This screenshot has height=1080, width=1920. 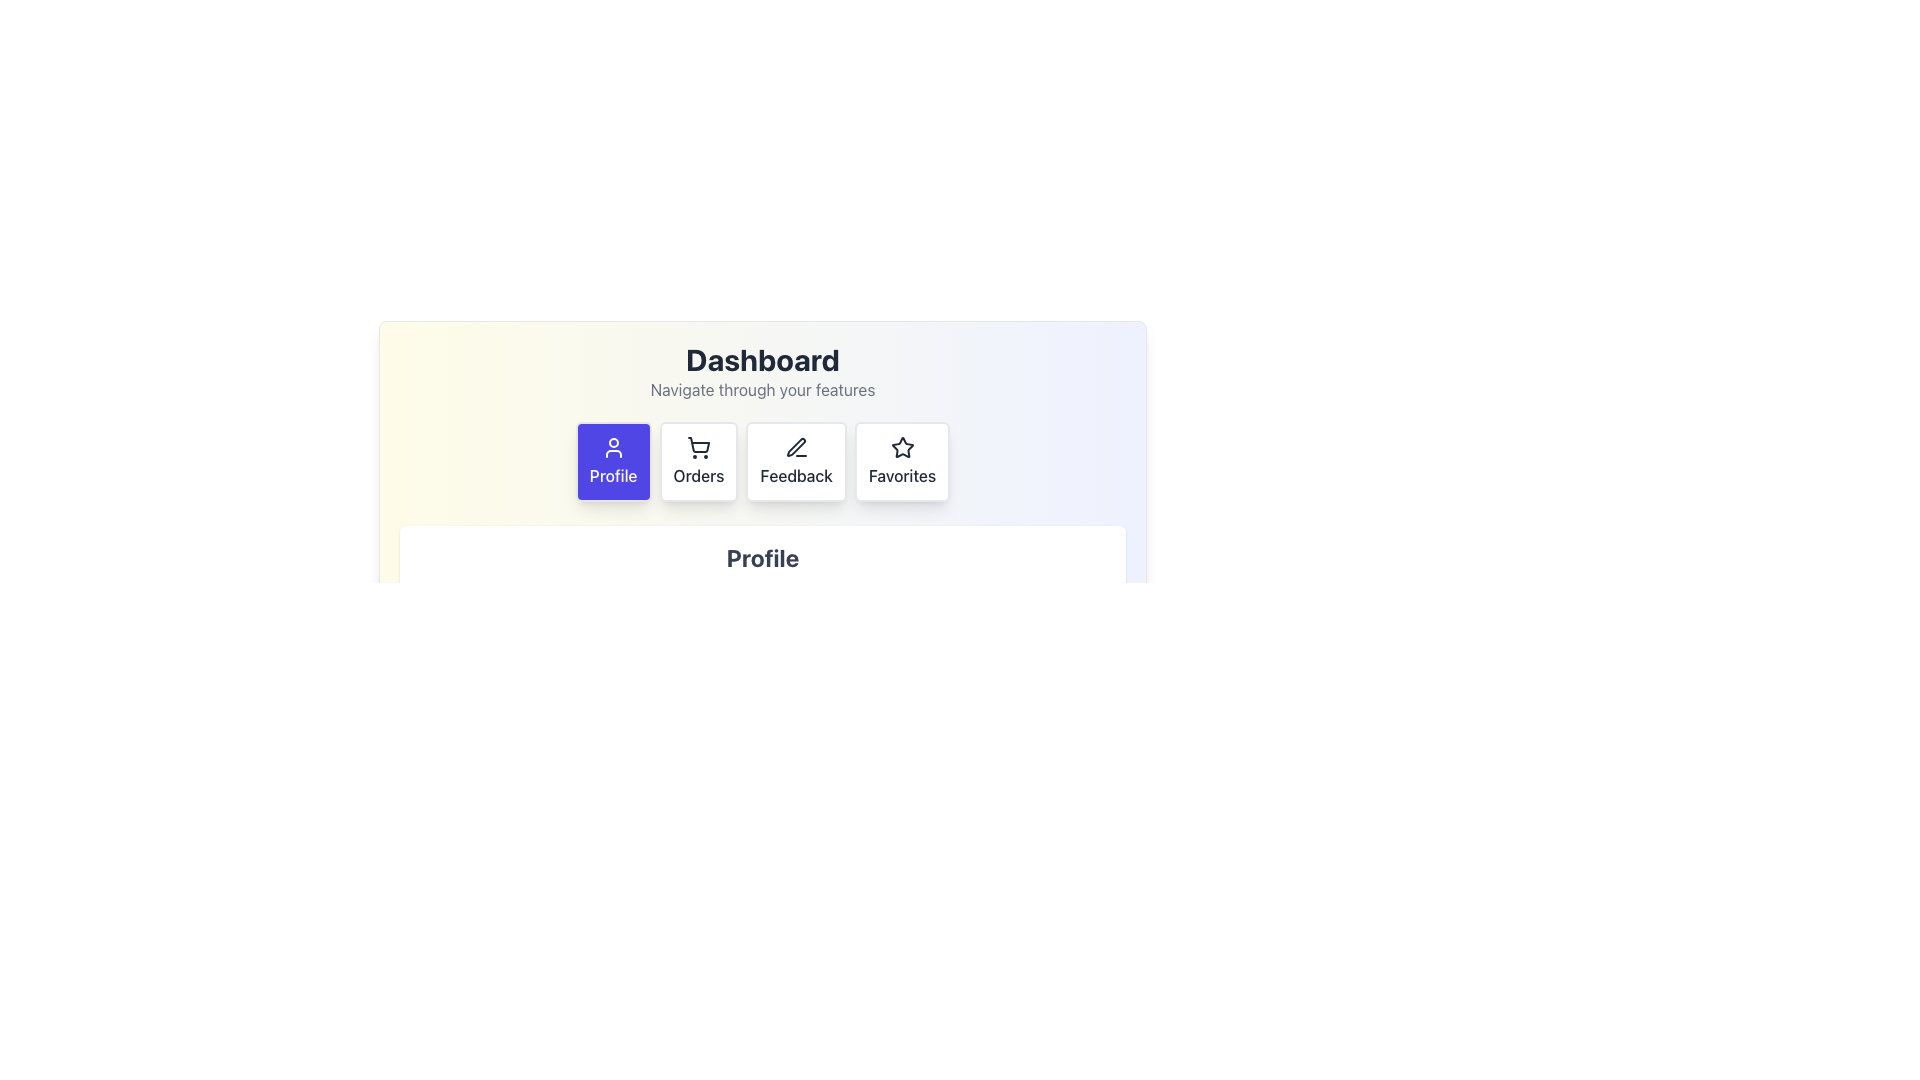 I want to click on the text label indicating functionality or navigation related, so click(x=698, y=475).